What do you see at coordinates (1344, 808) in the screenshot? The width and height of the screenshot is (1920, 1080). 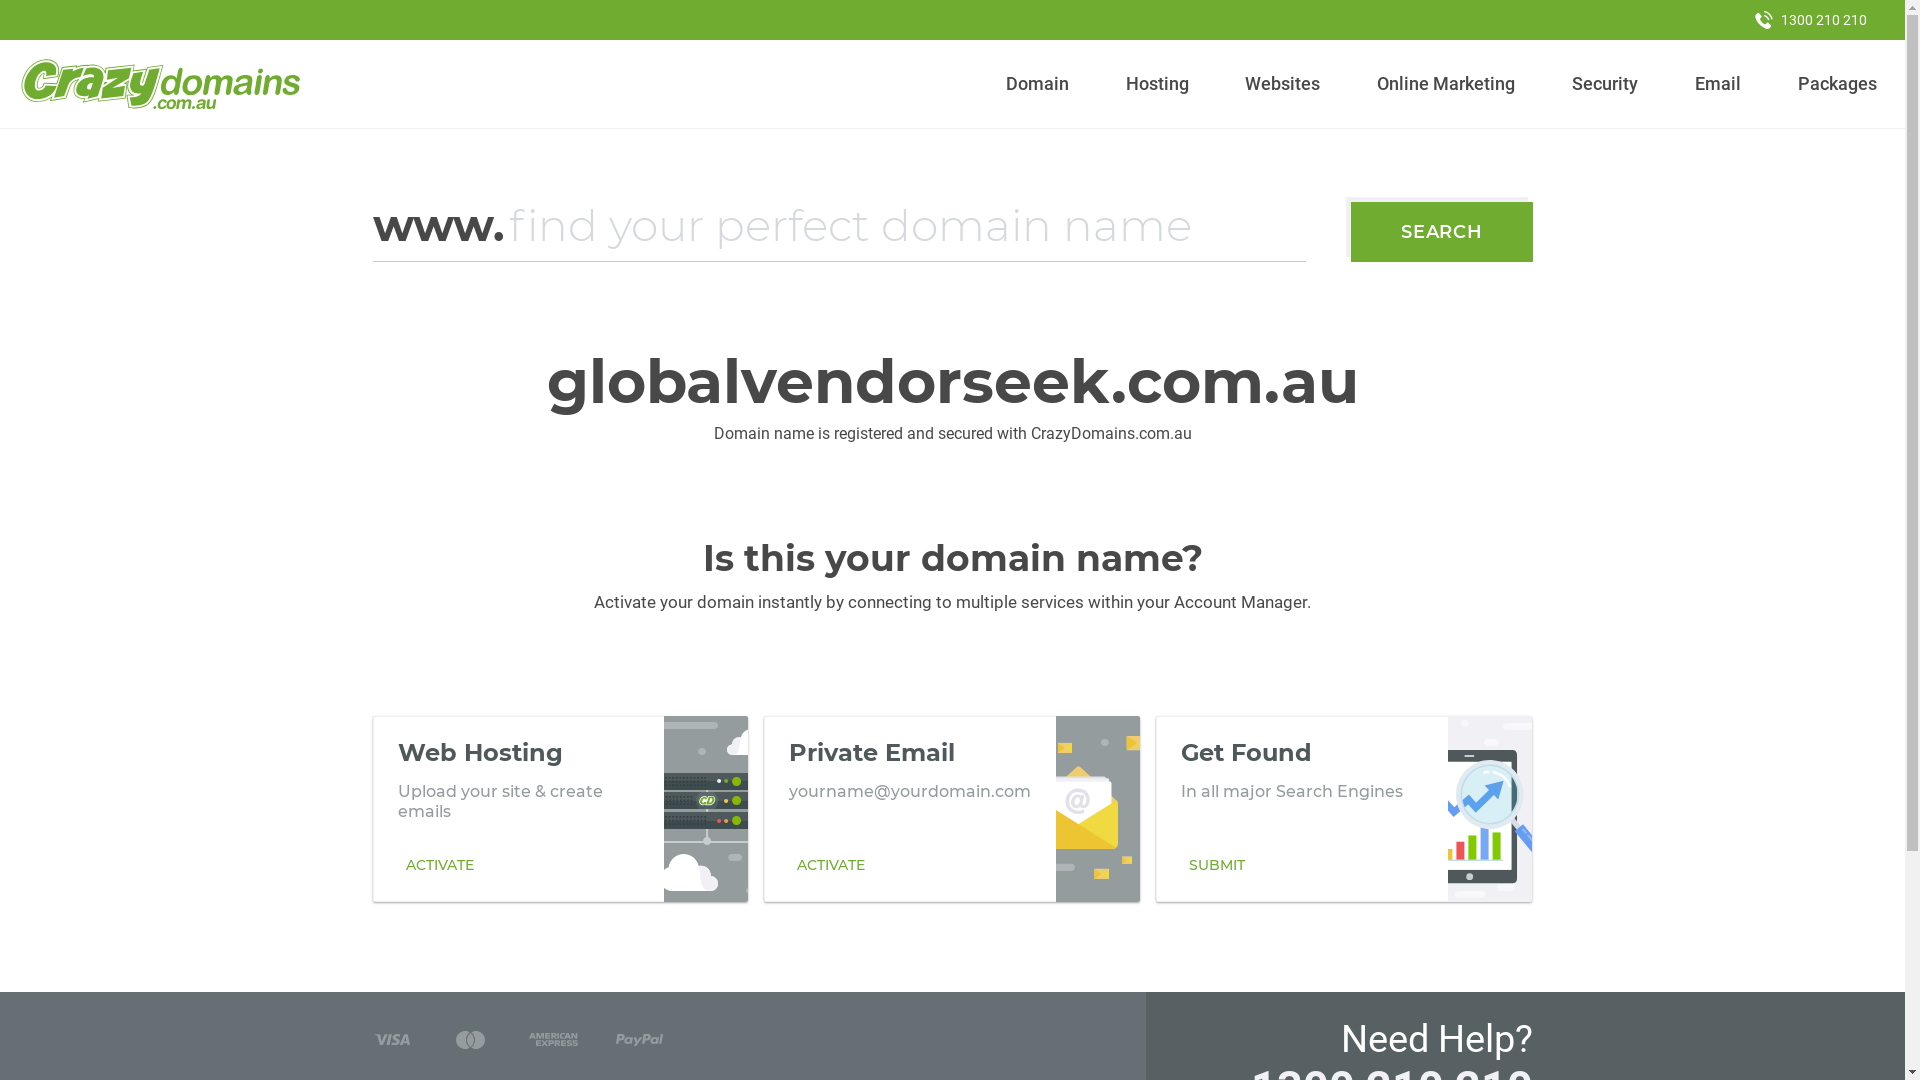 I see `'Get Found` at bounding box center [1344, 808].